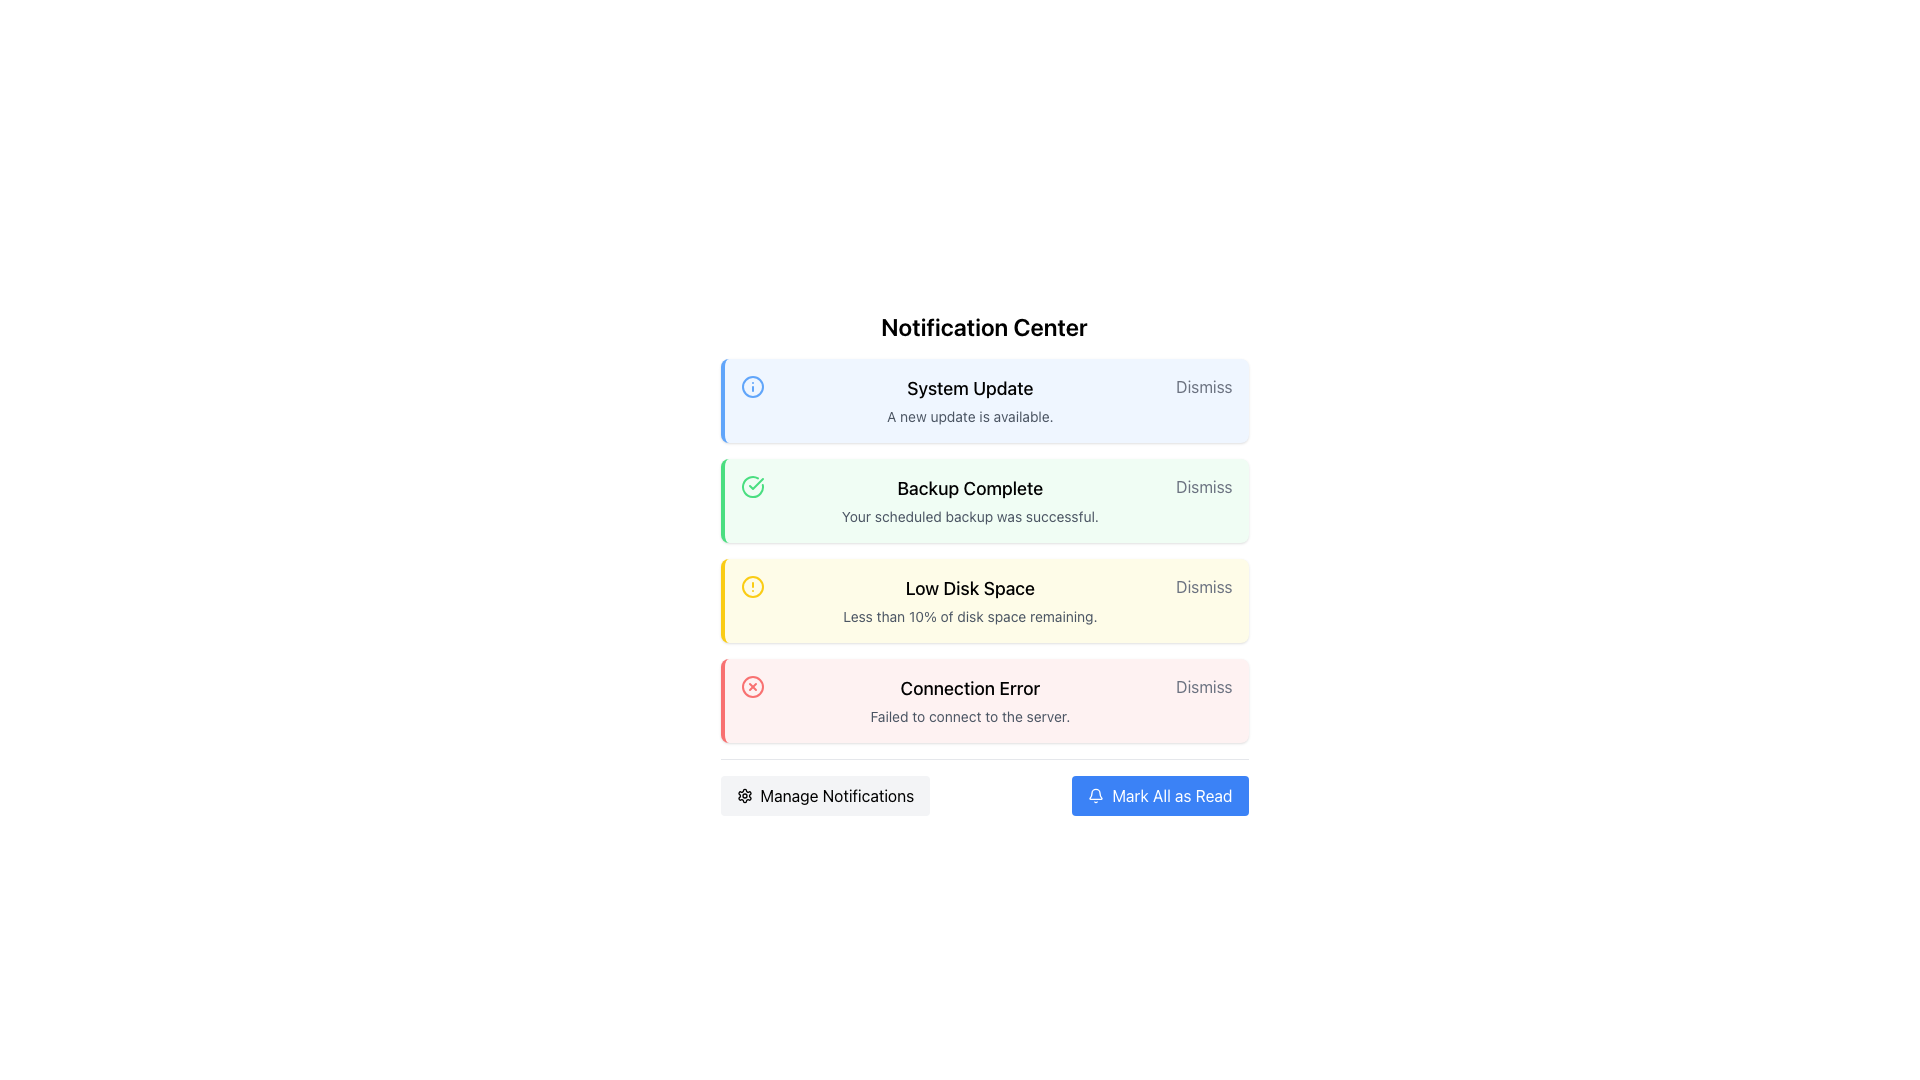 This screenshot has width=1920, height=1080. I want to click on the textual notification indicating 'Low Disk Space' with a yellow background and a left-side yellow border, which is positioned between 'Backup Complete' and 'Connection Error' notifications, so click(970, 600).